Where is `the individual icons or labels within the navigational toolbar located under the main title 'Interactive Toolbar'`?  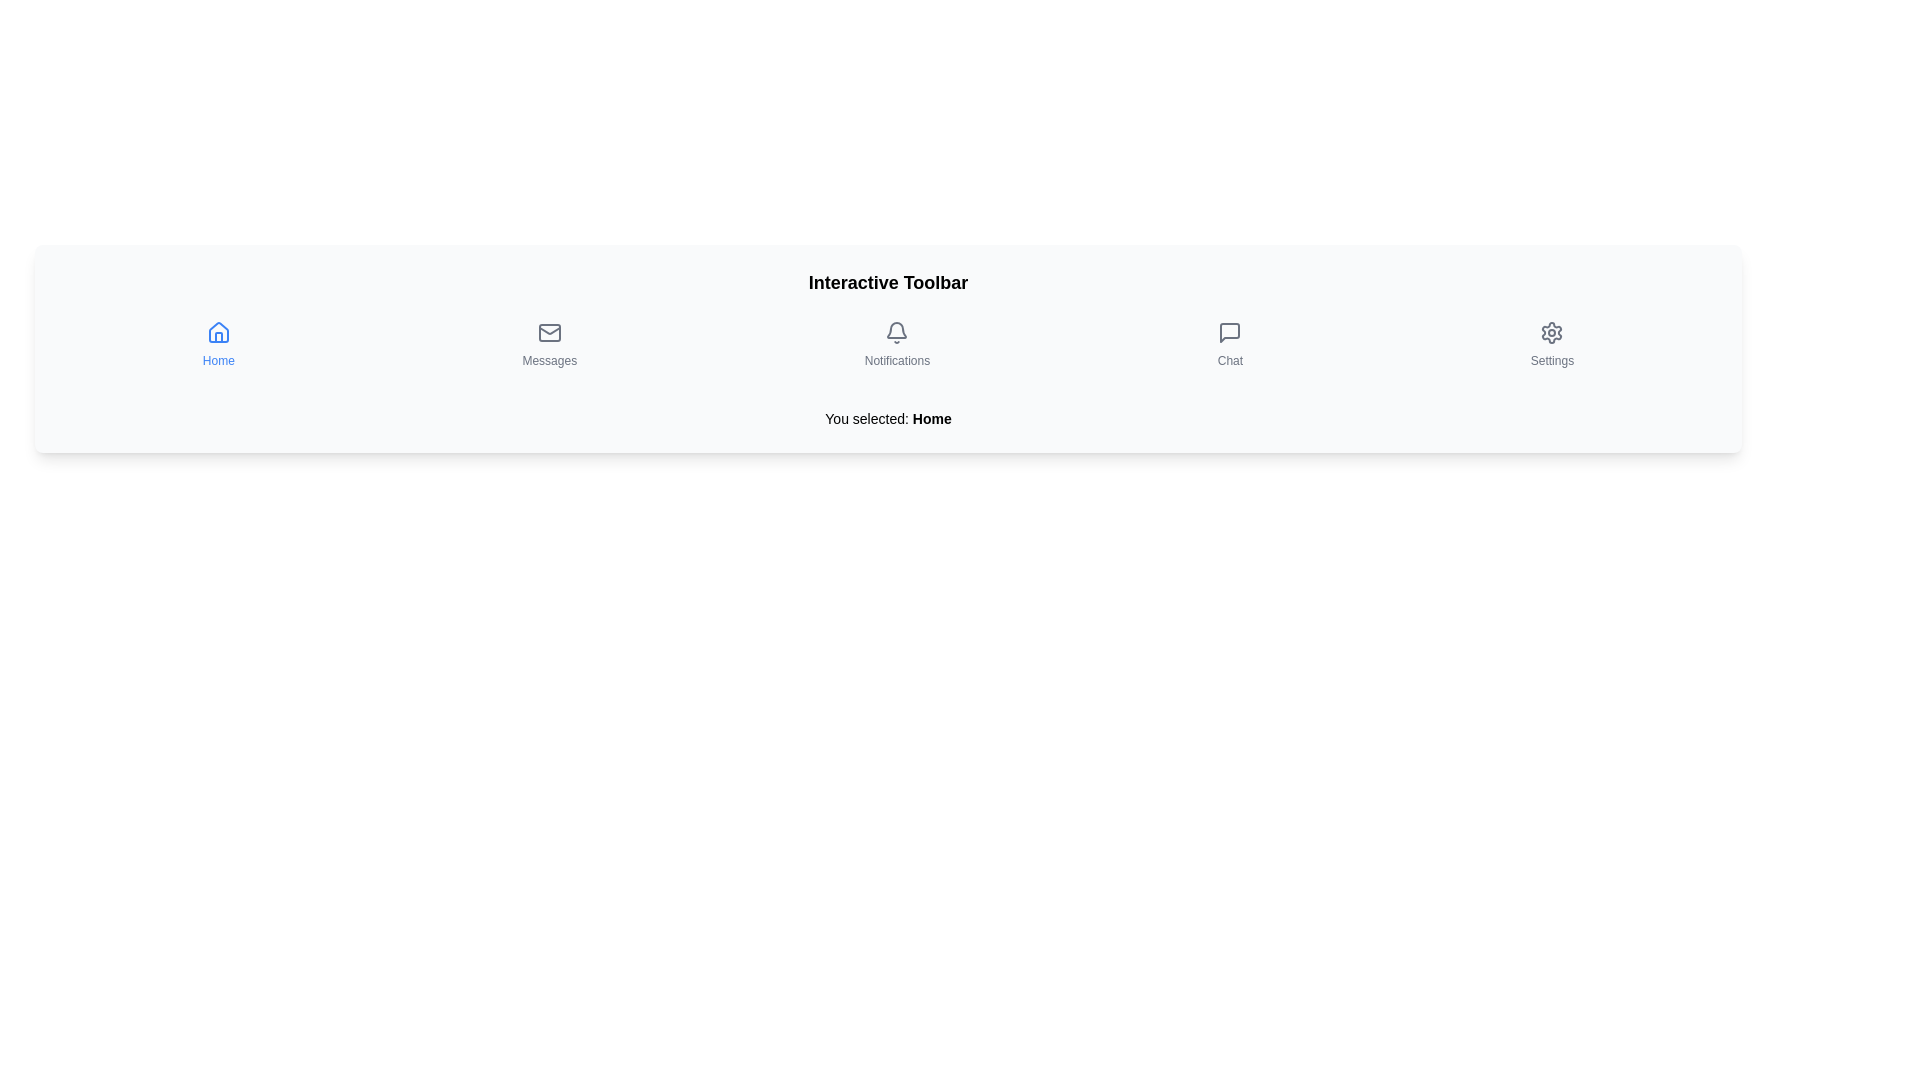 the individual icons or labels within the navigational toolbar located under the main title 'Interactive Toolbar' is located at coordinates (887, 343).